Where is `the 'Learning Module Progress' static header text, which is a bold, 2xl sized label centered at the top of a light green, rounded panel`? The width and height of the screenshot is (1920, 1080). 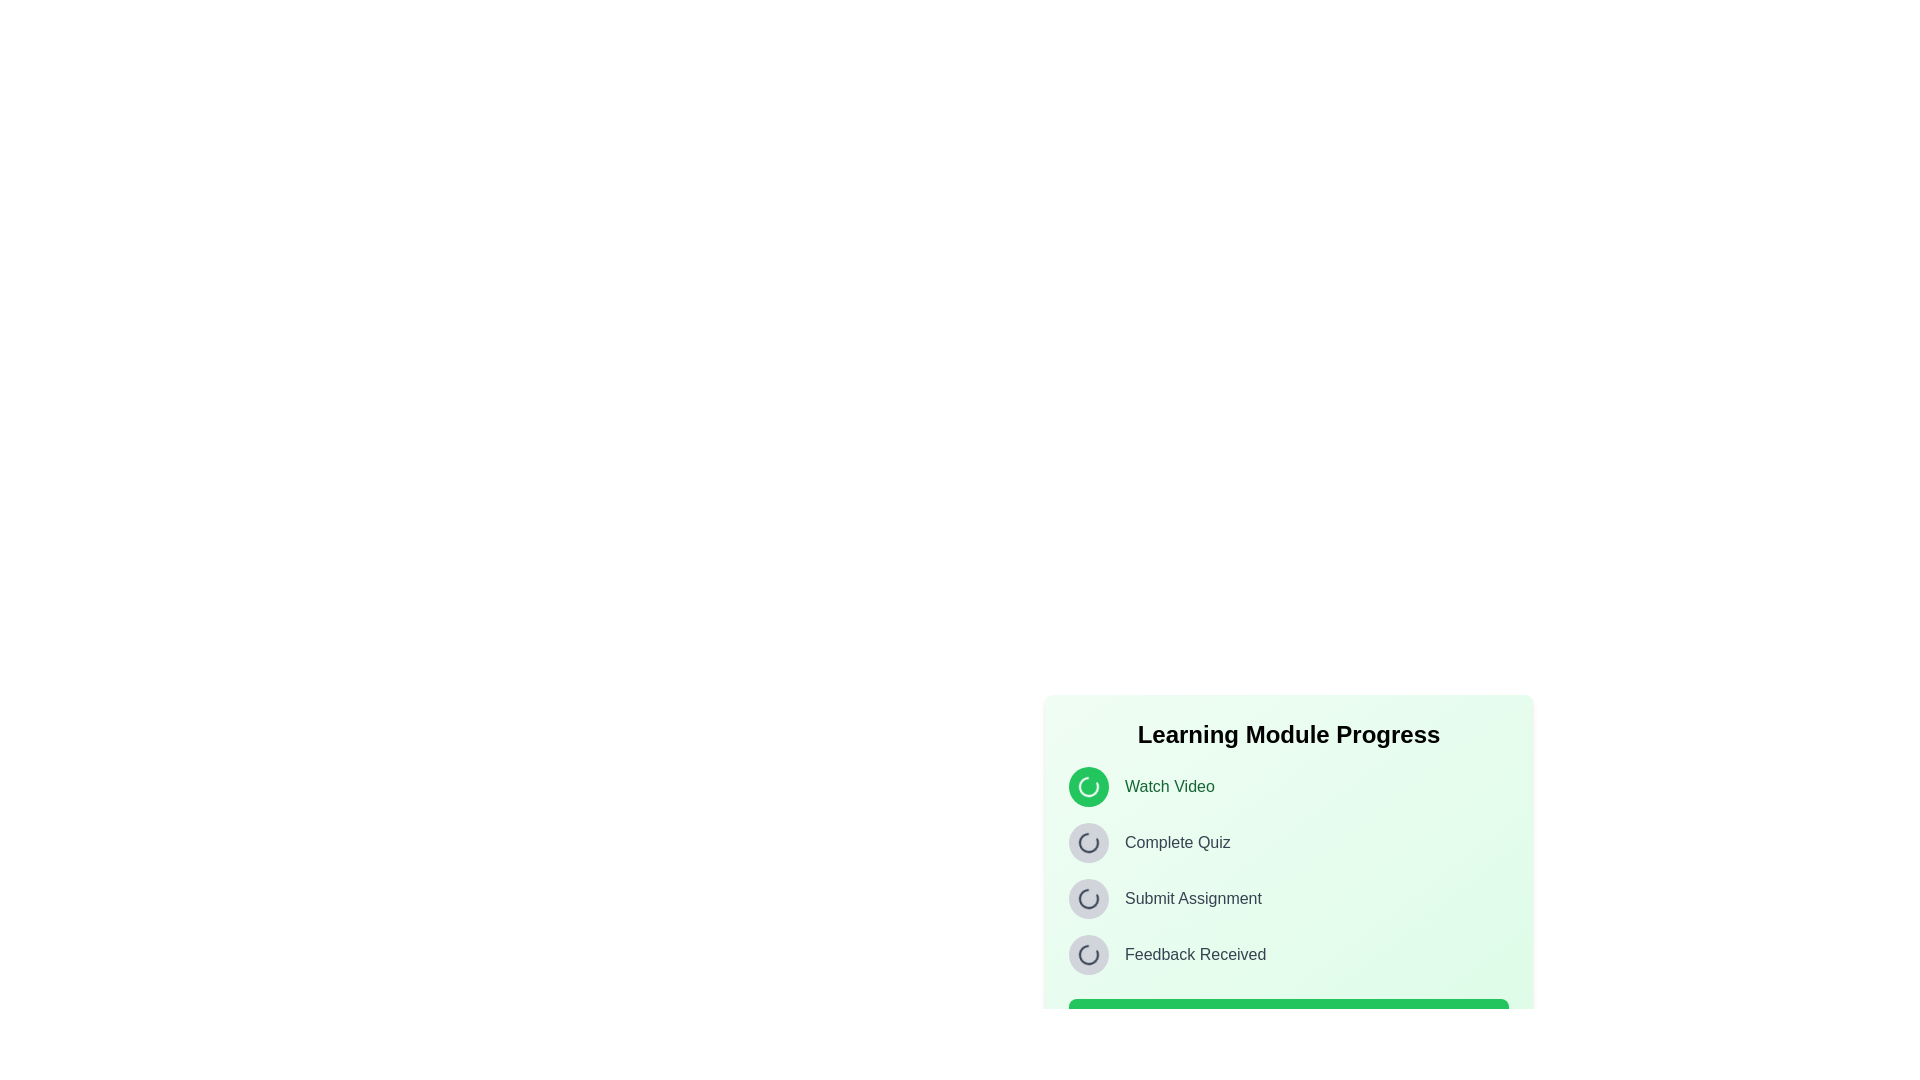 the 'Learning Module Progress' static header text, which is a bold, 2xl sized label centered at the top of a light green, rounded panel is located at coordinates (1289, 735).